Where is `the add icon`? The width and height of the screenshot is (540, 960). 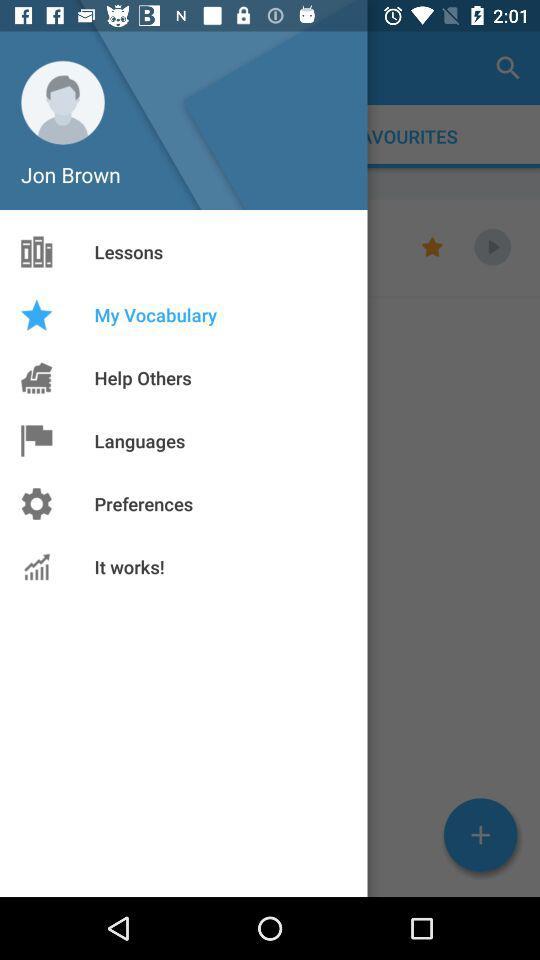 the add icon is located at coordinates (479, 835).